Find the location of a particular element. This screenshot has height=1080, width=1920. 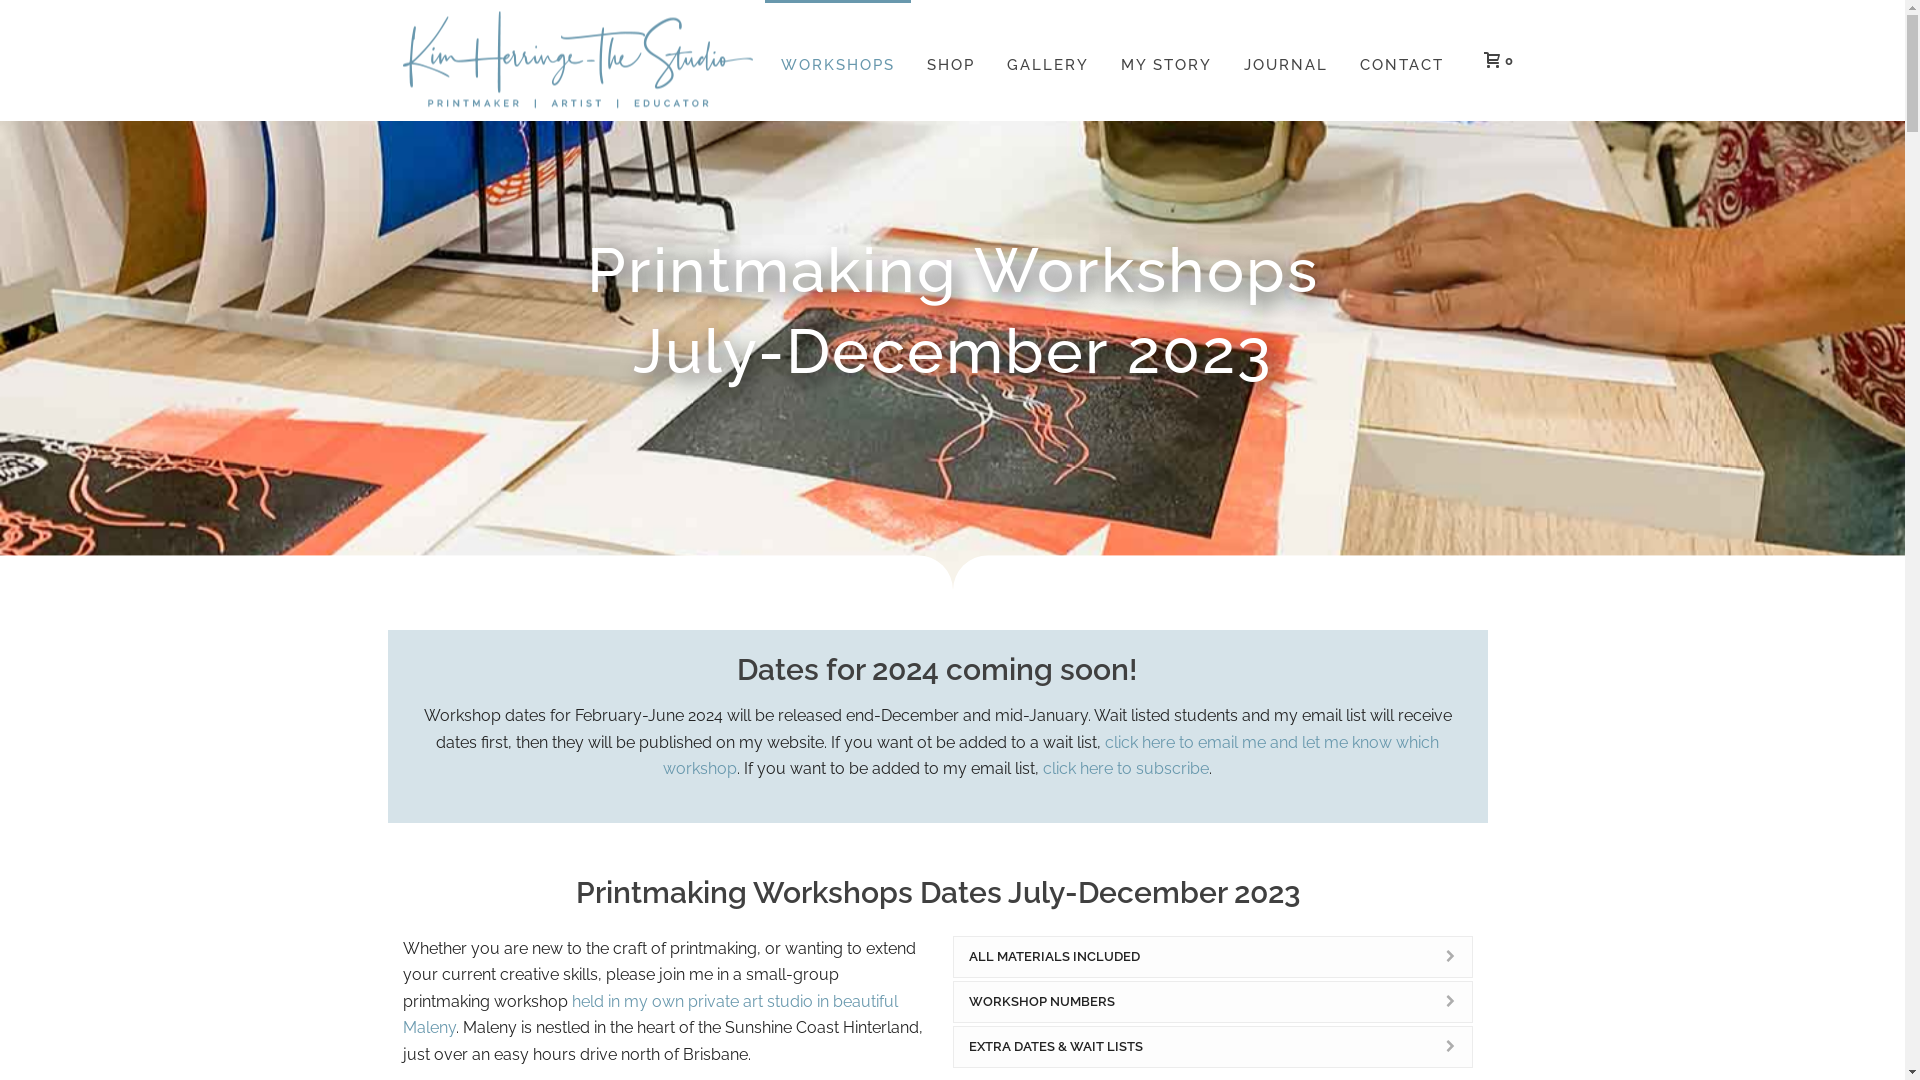

'CONTACT' is located at coordinates (1344, 59).